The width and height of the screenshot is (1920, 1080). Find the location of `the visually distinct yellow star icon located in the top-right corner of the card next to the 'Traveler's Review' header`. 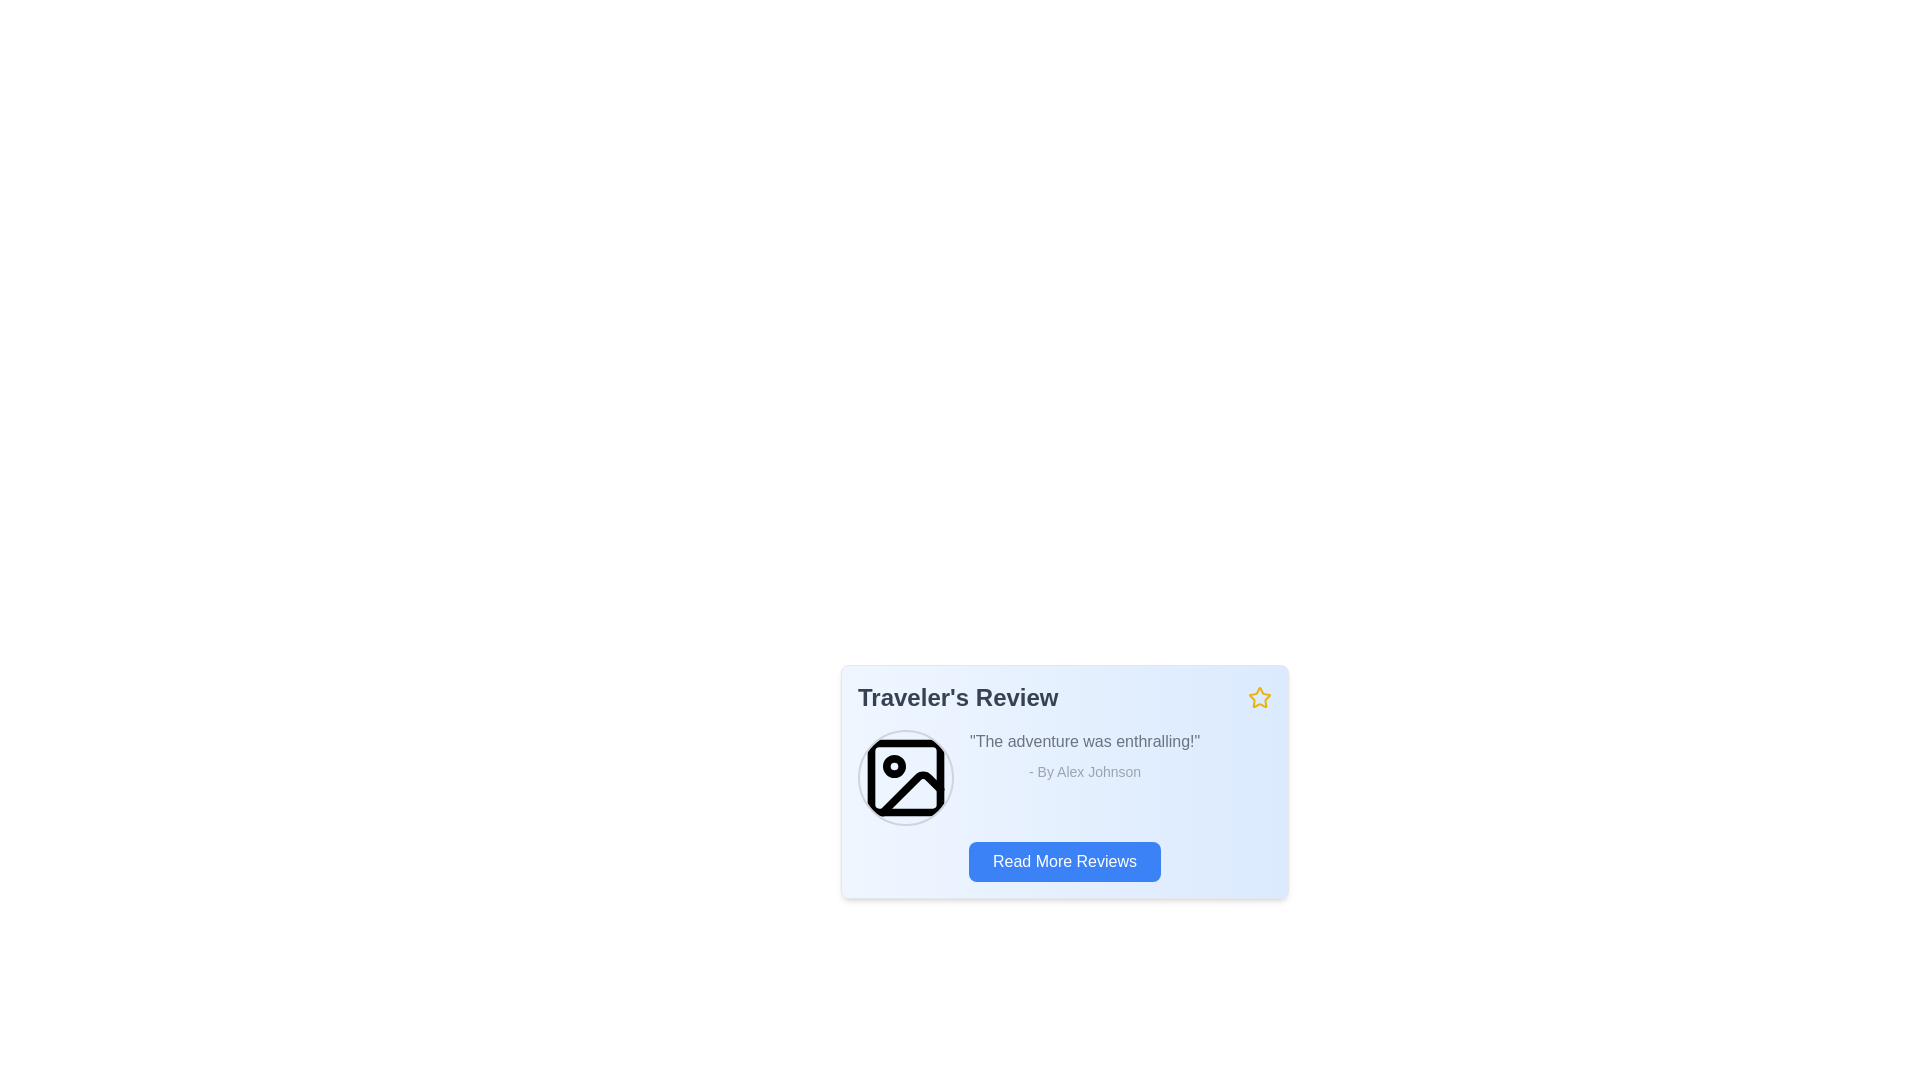

the visually distinct yellow star icon located in the top-right corner of the card next to the 'Traveler's Review' header is located at coordinates (1258, 697).